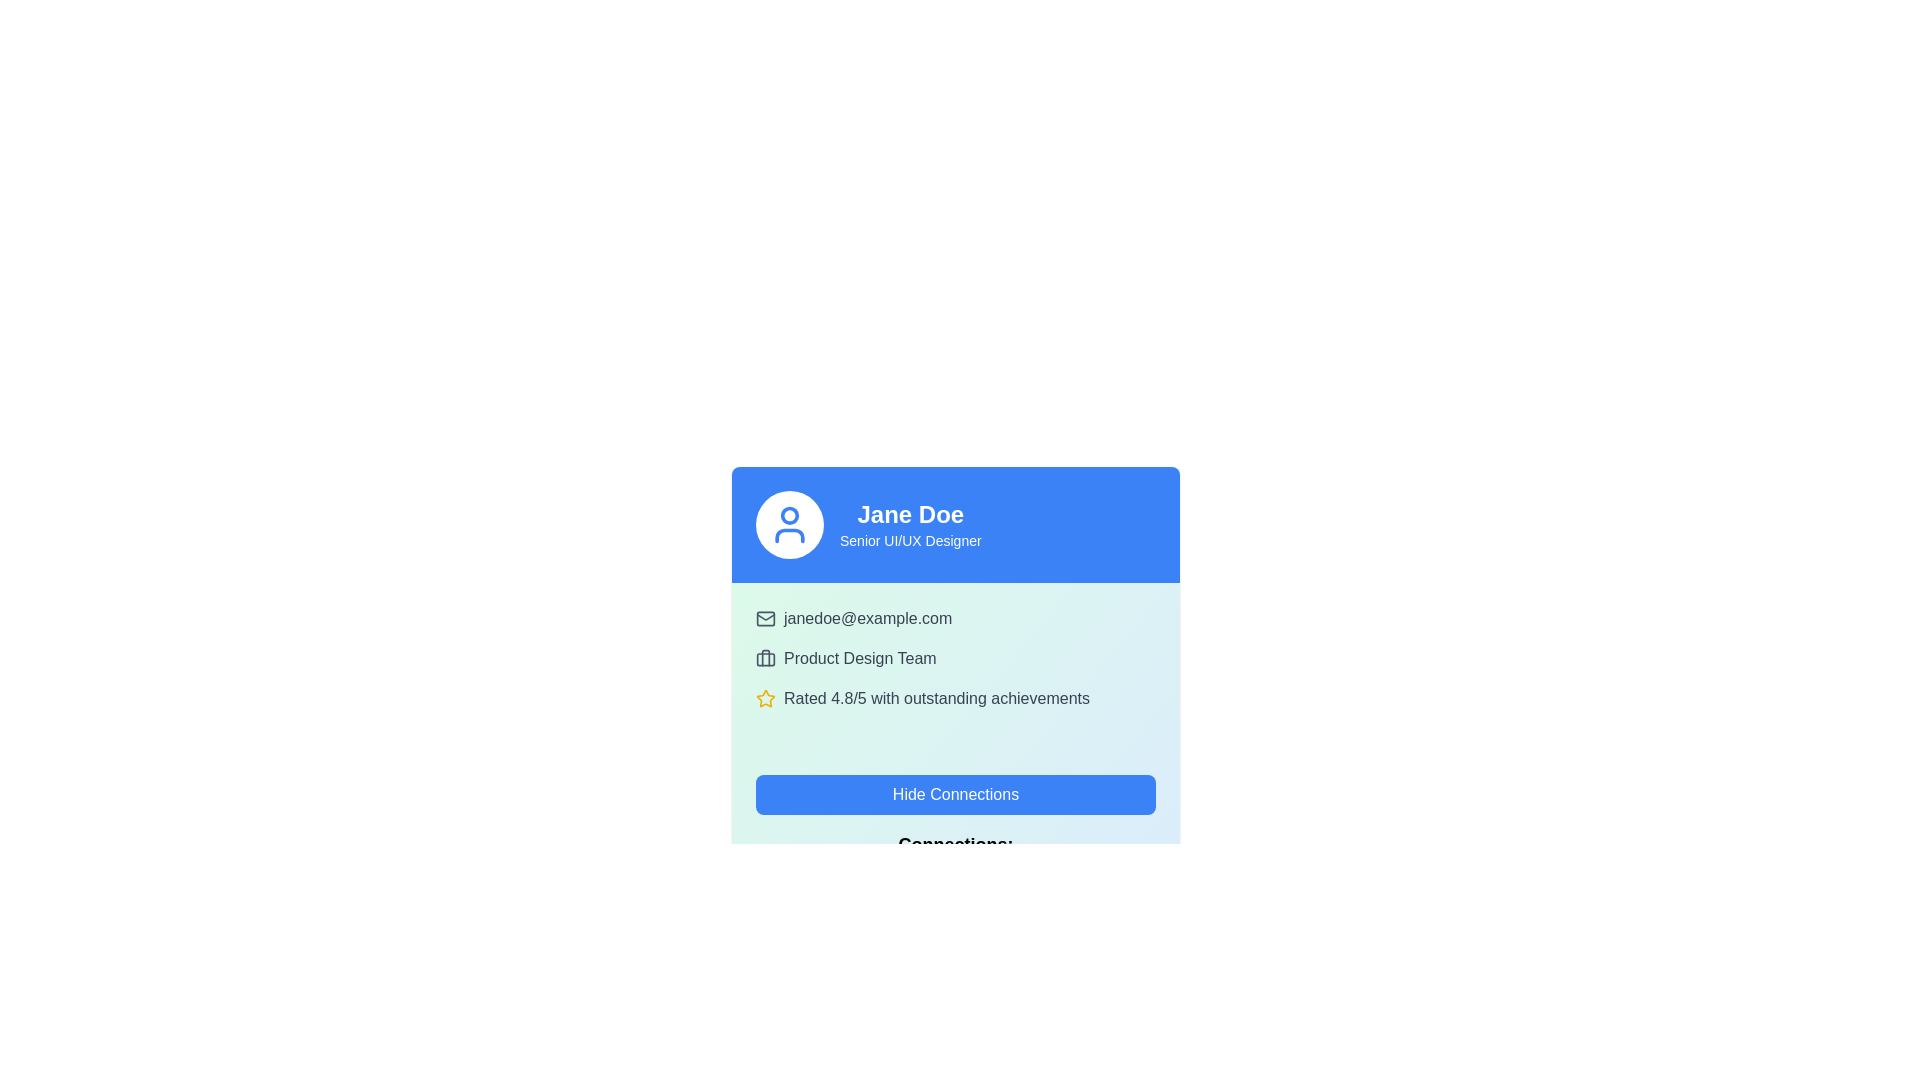 This screenshot has height=1080, width=1920. Describe the element at coordinates (789, 523) in the screenshot. I see `the Profile picture icon, which is a circular button with a white background and a blue user icon, located in the top-left corner of the profile card` at that location.